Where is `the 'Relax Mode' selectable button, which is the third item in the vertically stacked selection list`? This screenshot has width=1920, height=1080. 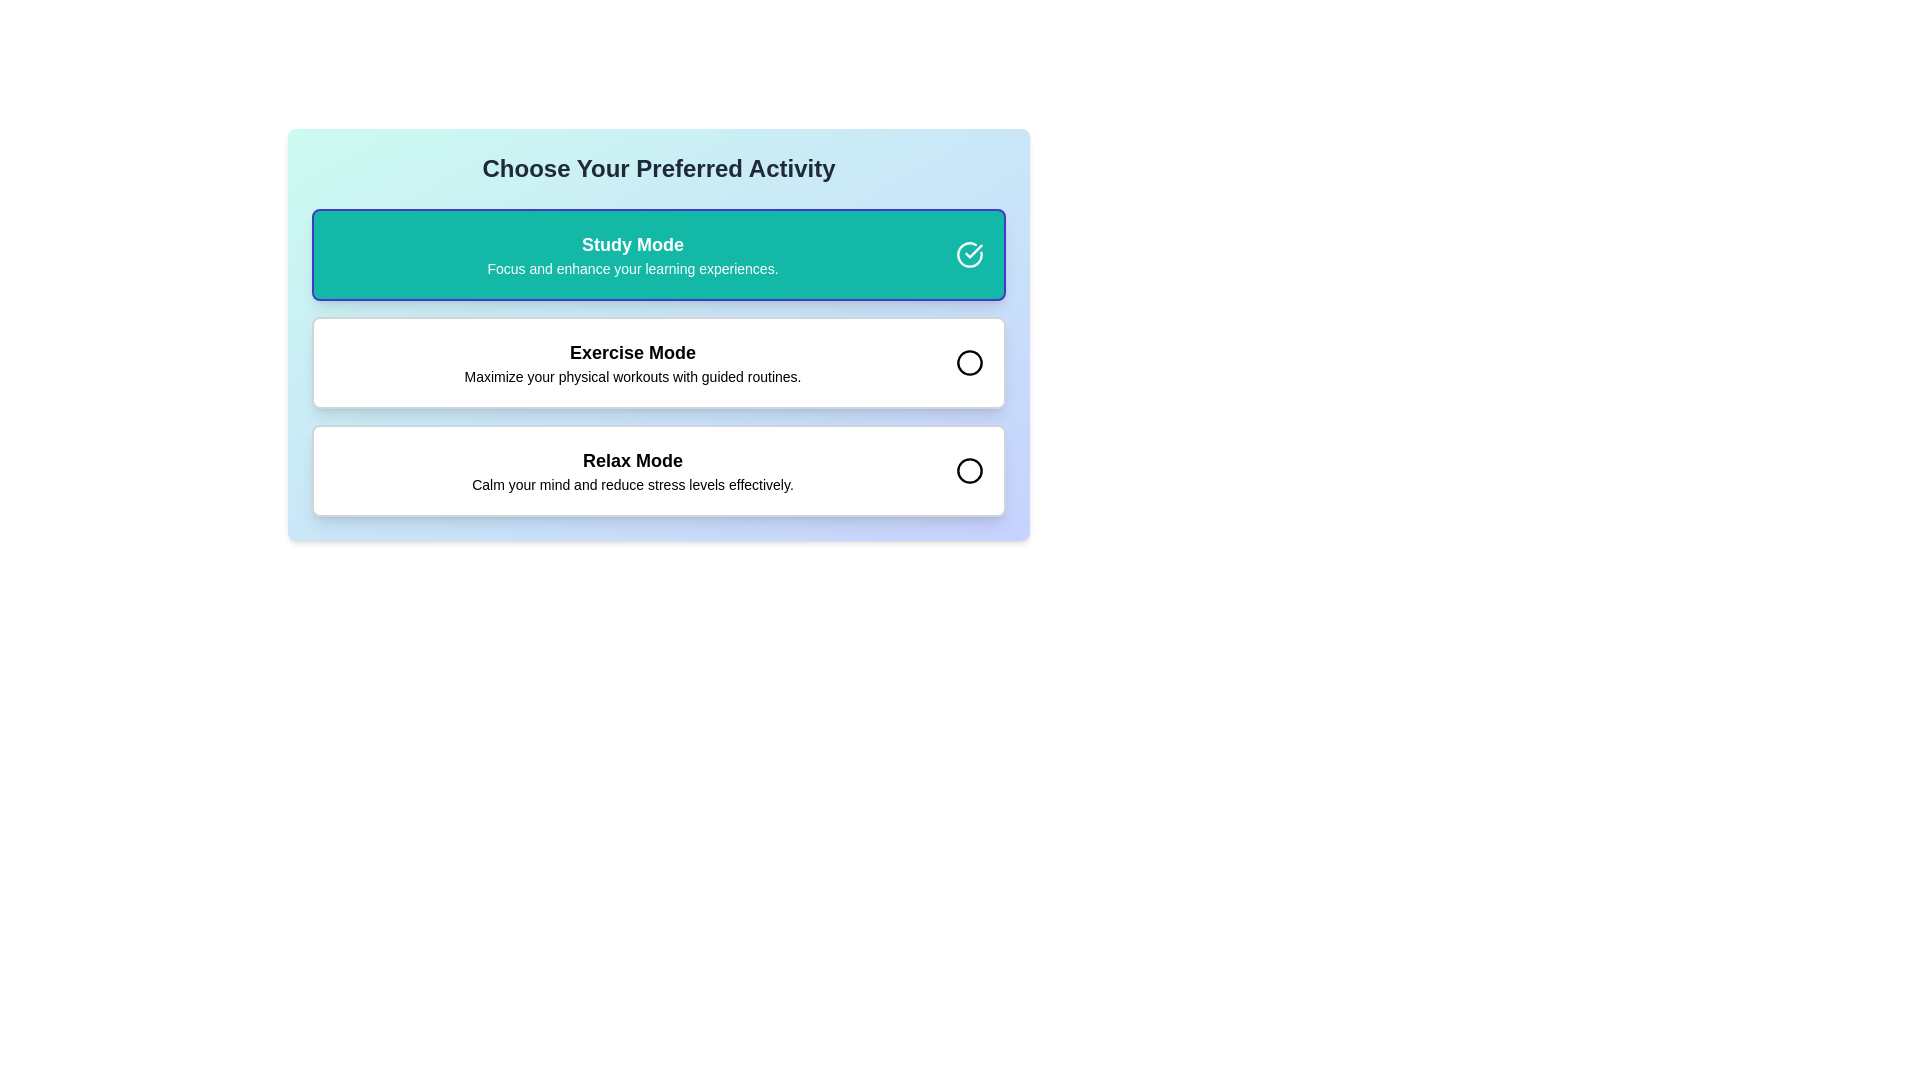
the 'Relax Mode' selectable button, which is the third item in the vertically stacked selection list is located at coordinates (658, 470).